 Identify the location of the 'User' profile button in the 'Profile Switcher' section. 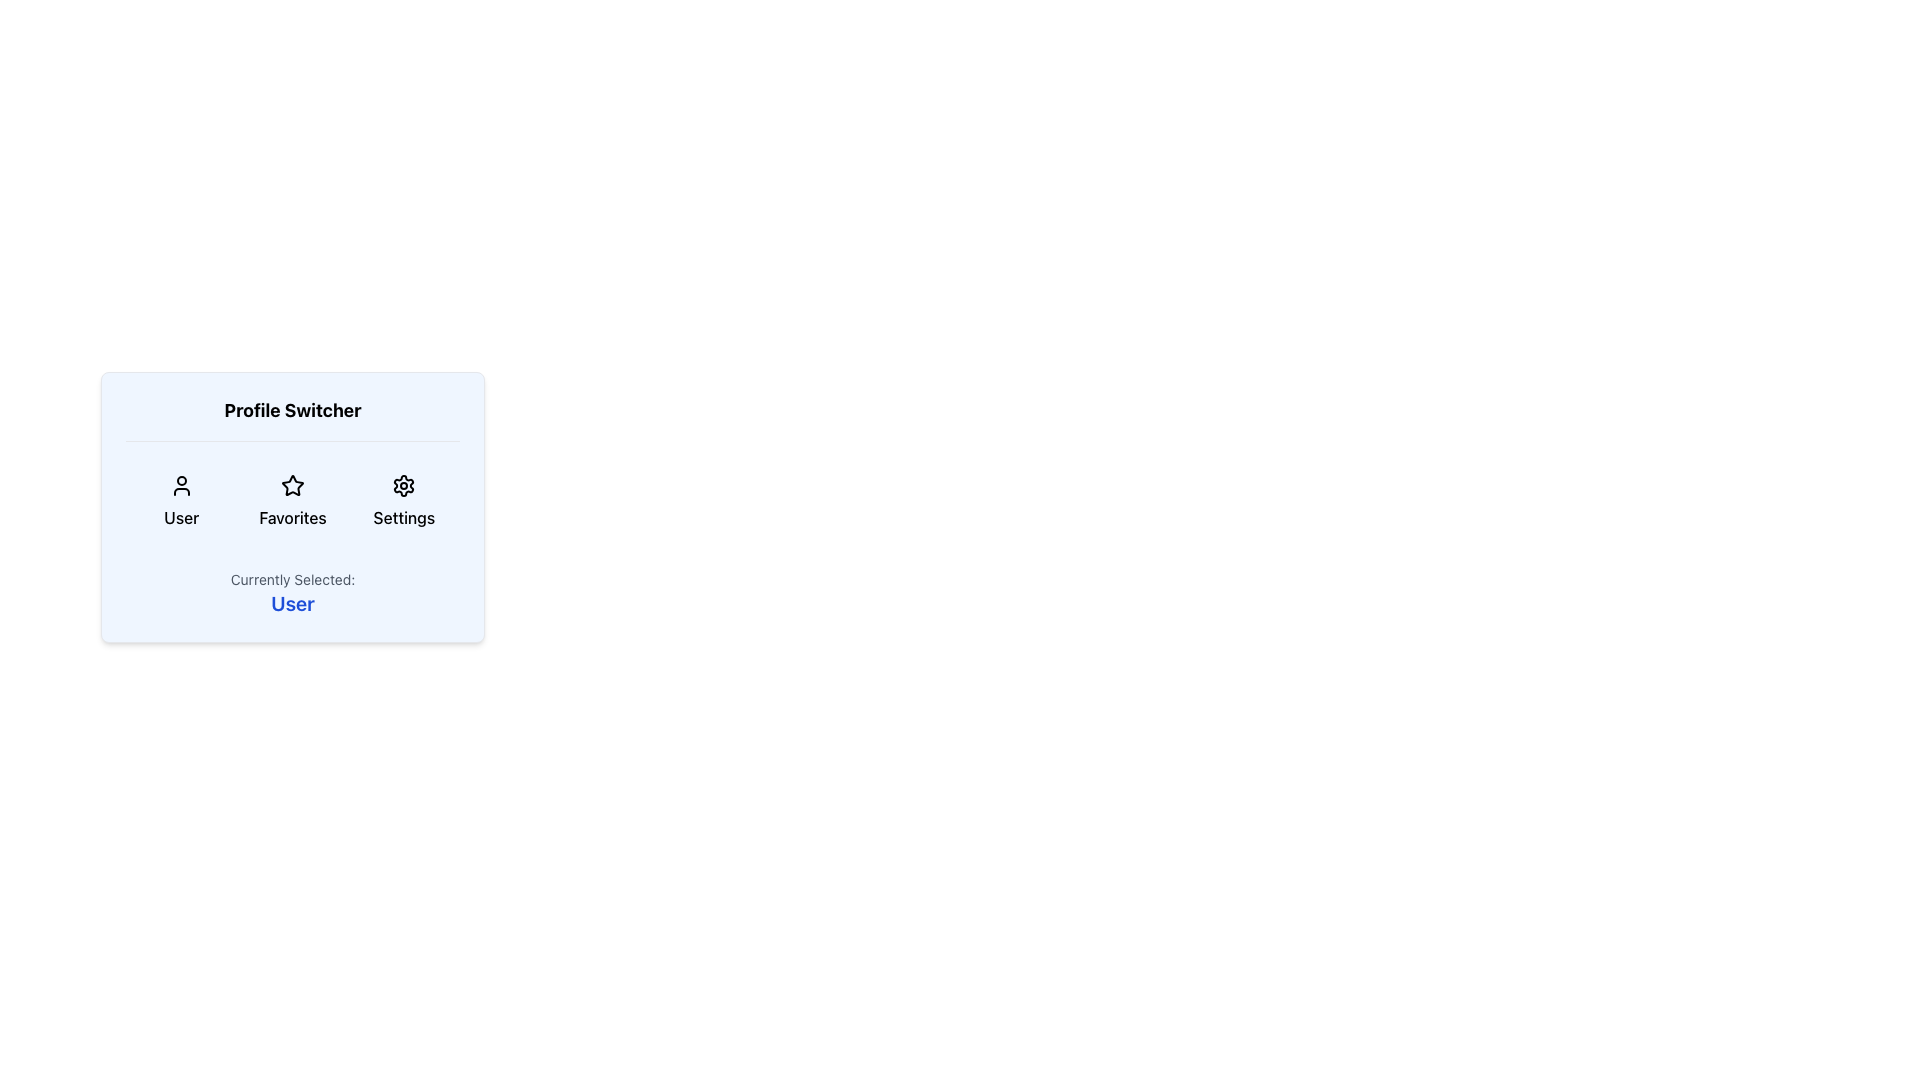
(181, 500).